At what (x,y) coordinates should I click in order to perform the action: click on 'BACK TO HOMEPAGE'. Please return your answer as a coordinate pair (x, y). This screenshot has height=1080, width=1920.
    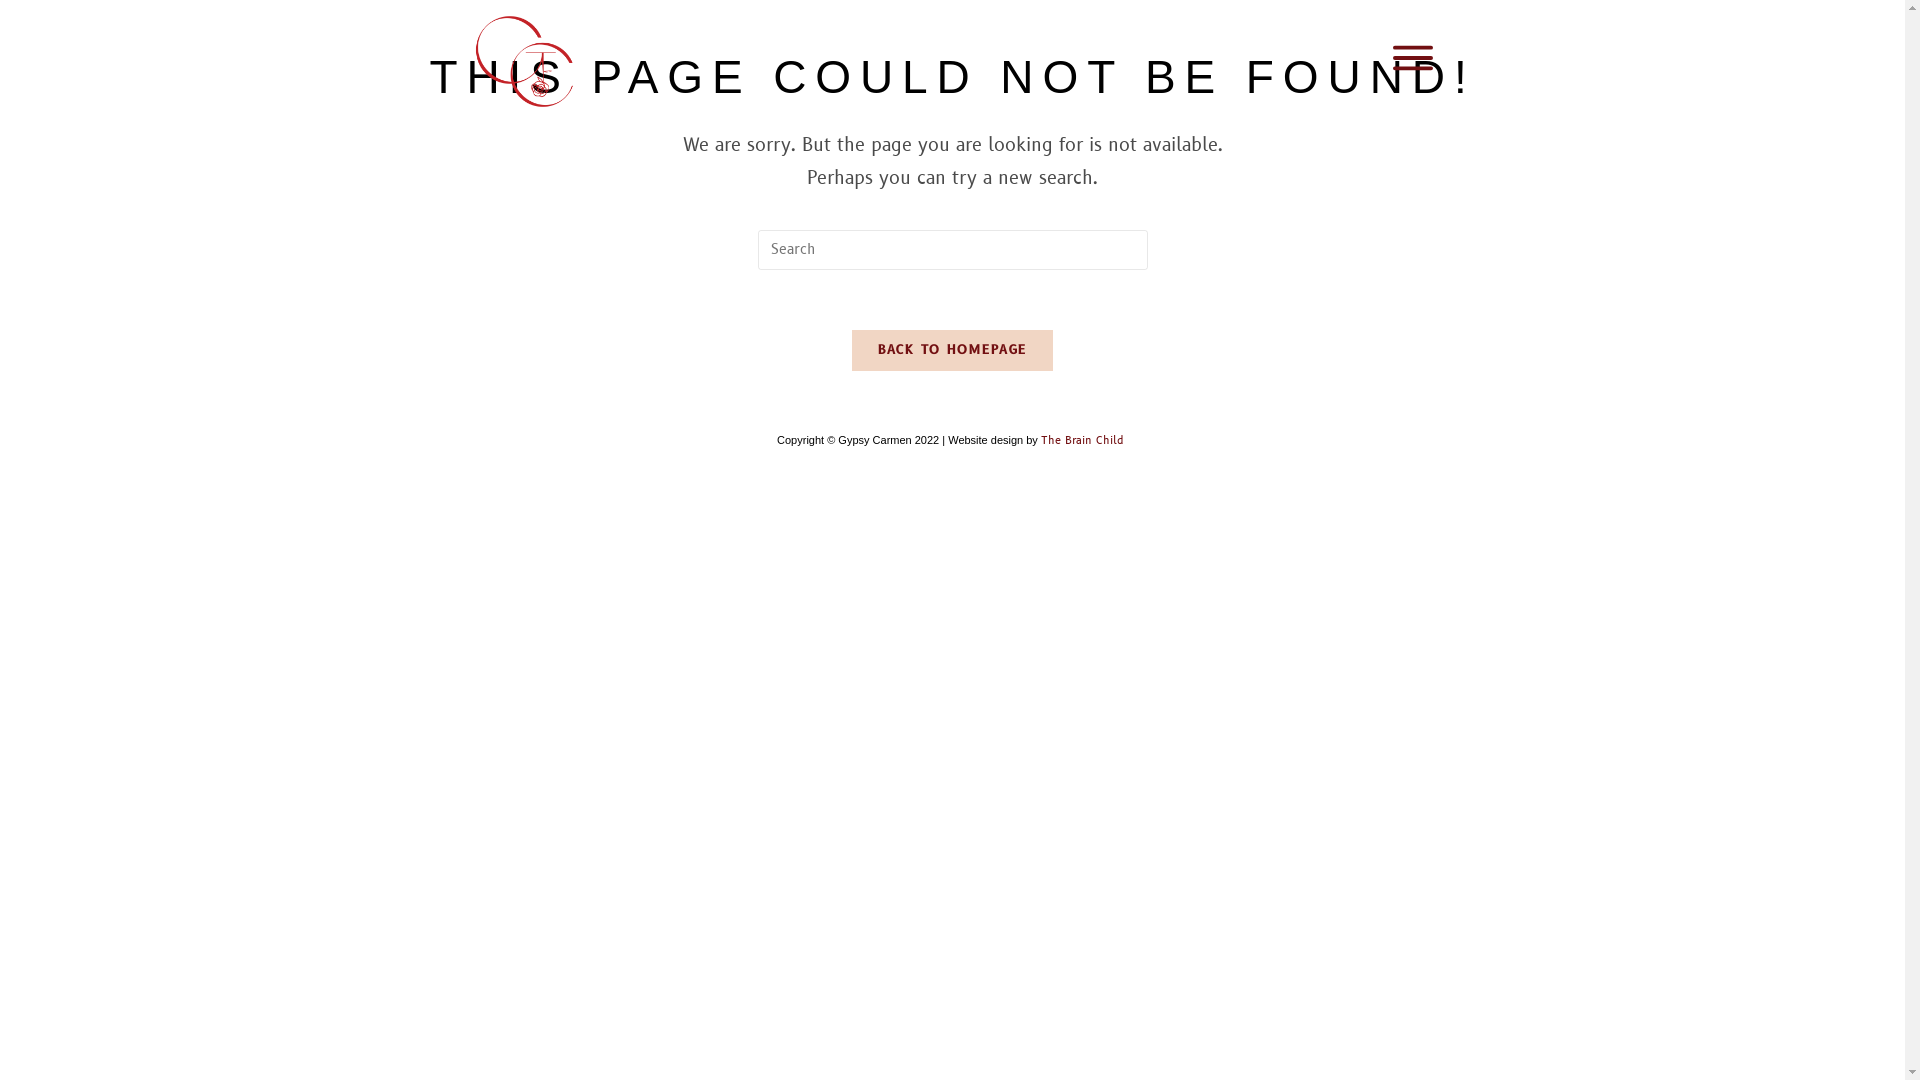
    Looking at the image, I should click on (952, 349).